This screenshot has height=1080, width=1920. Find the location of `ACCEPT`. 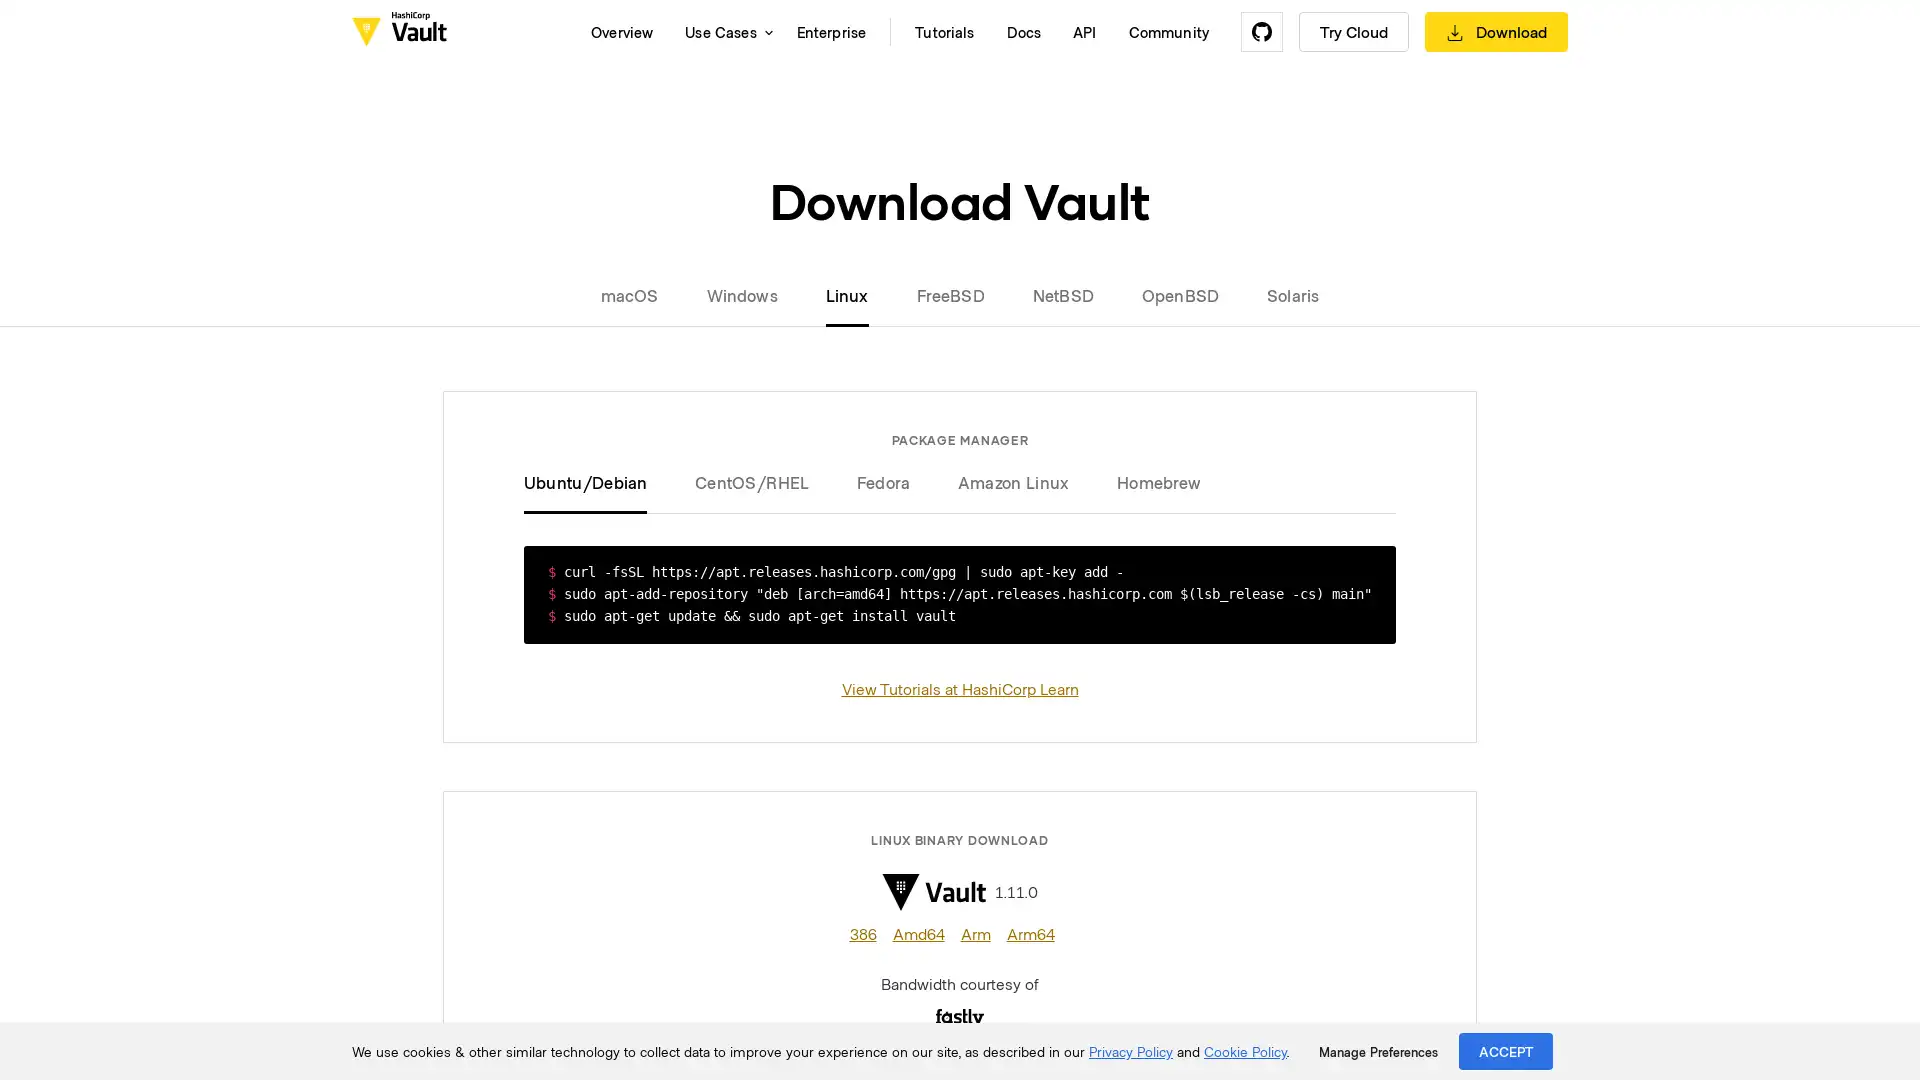

ACCEPT is located at coordinates (1506, 1050).